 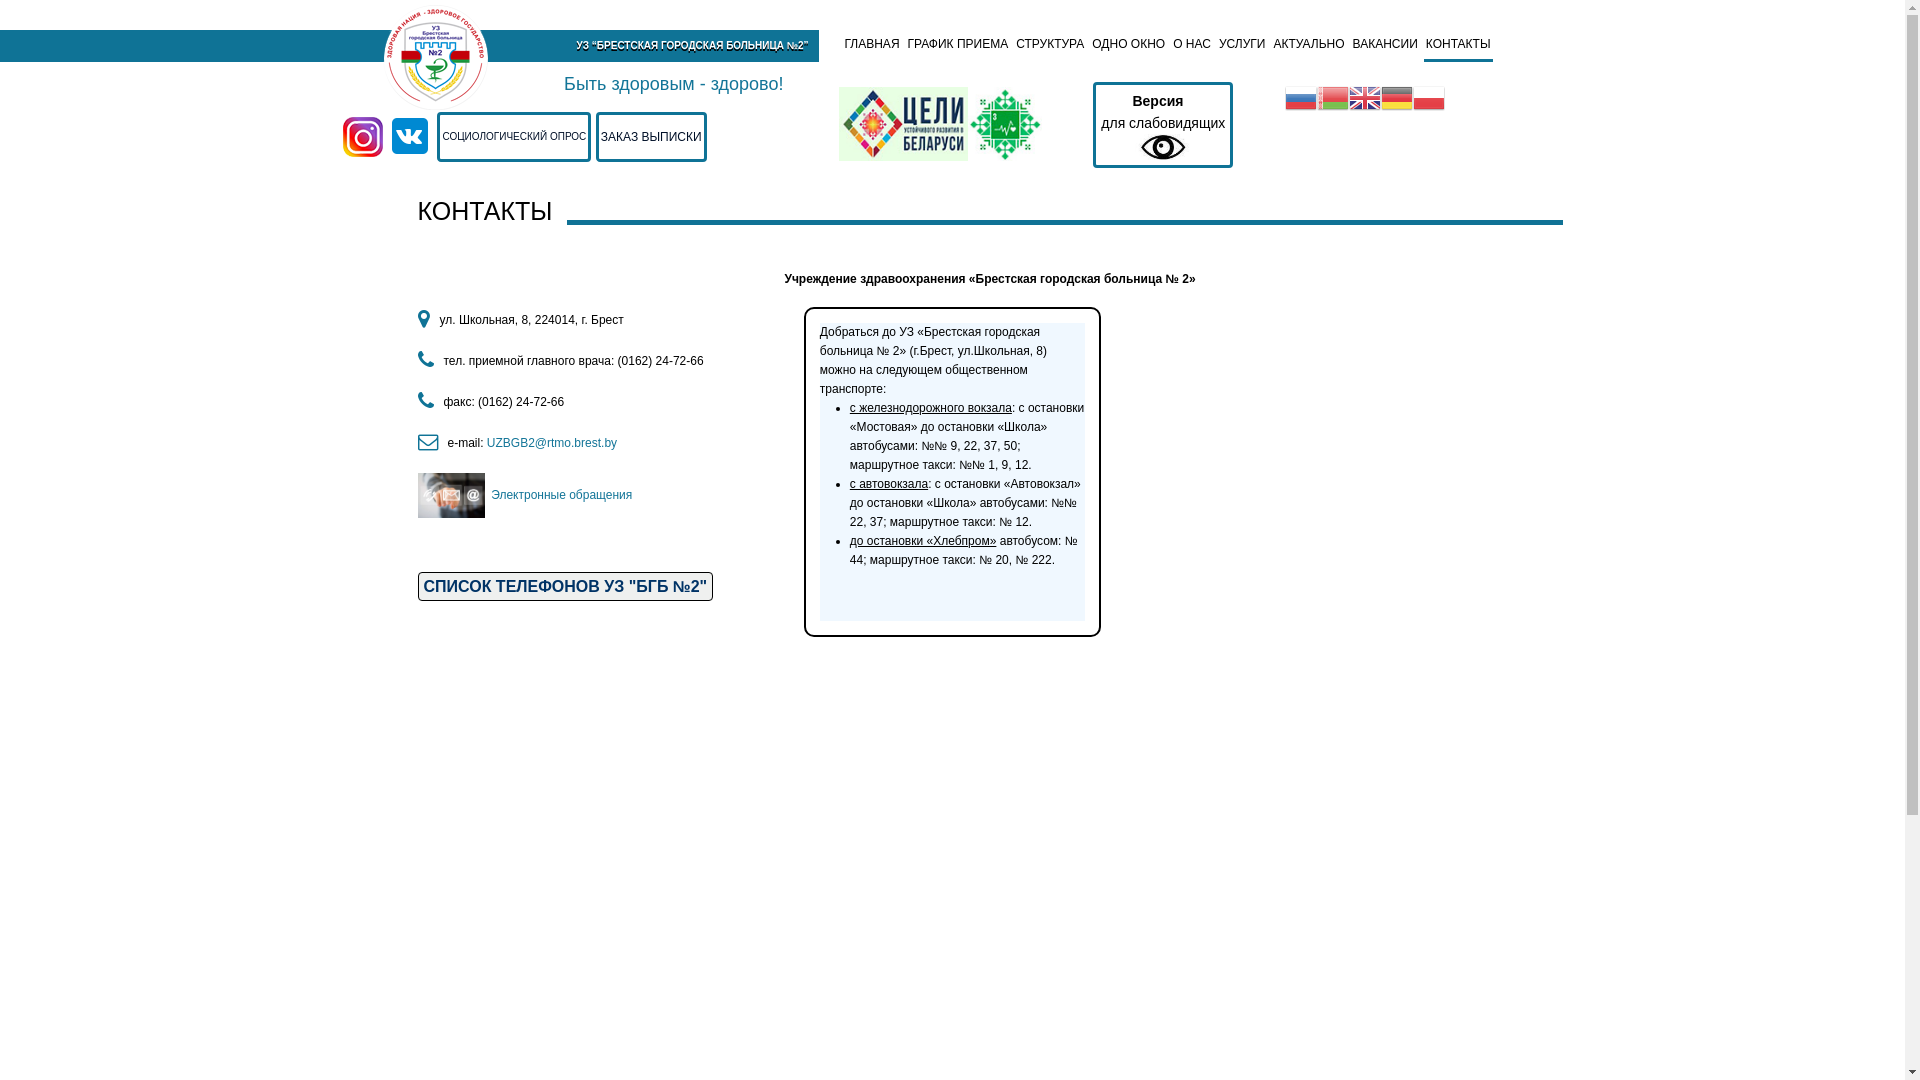 I want to click on 'German', so click(x=1380, y=96).